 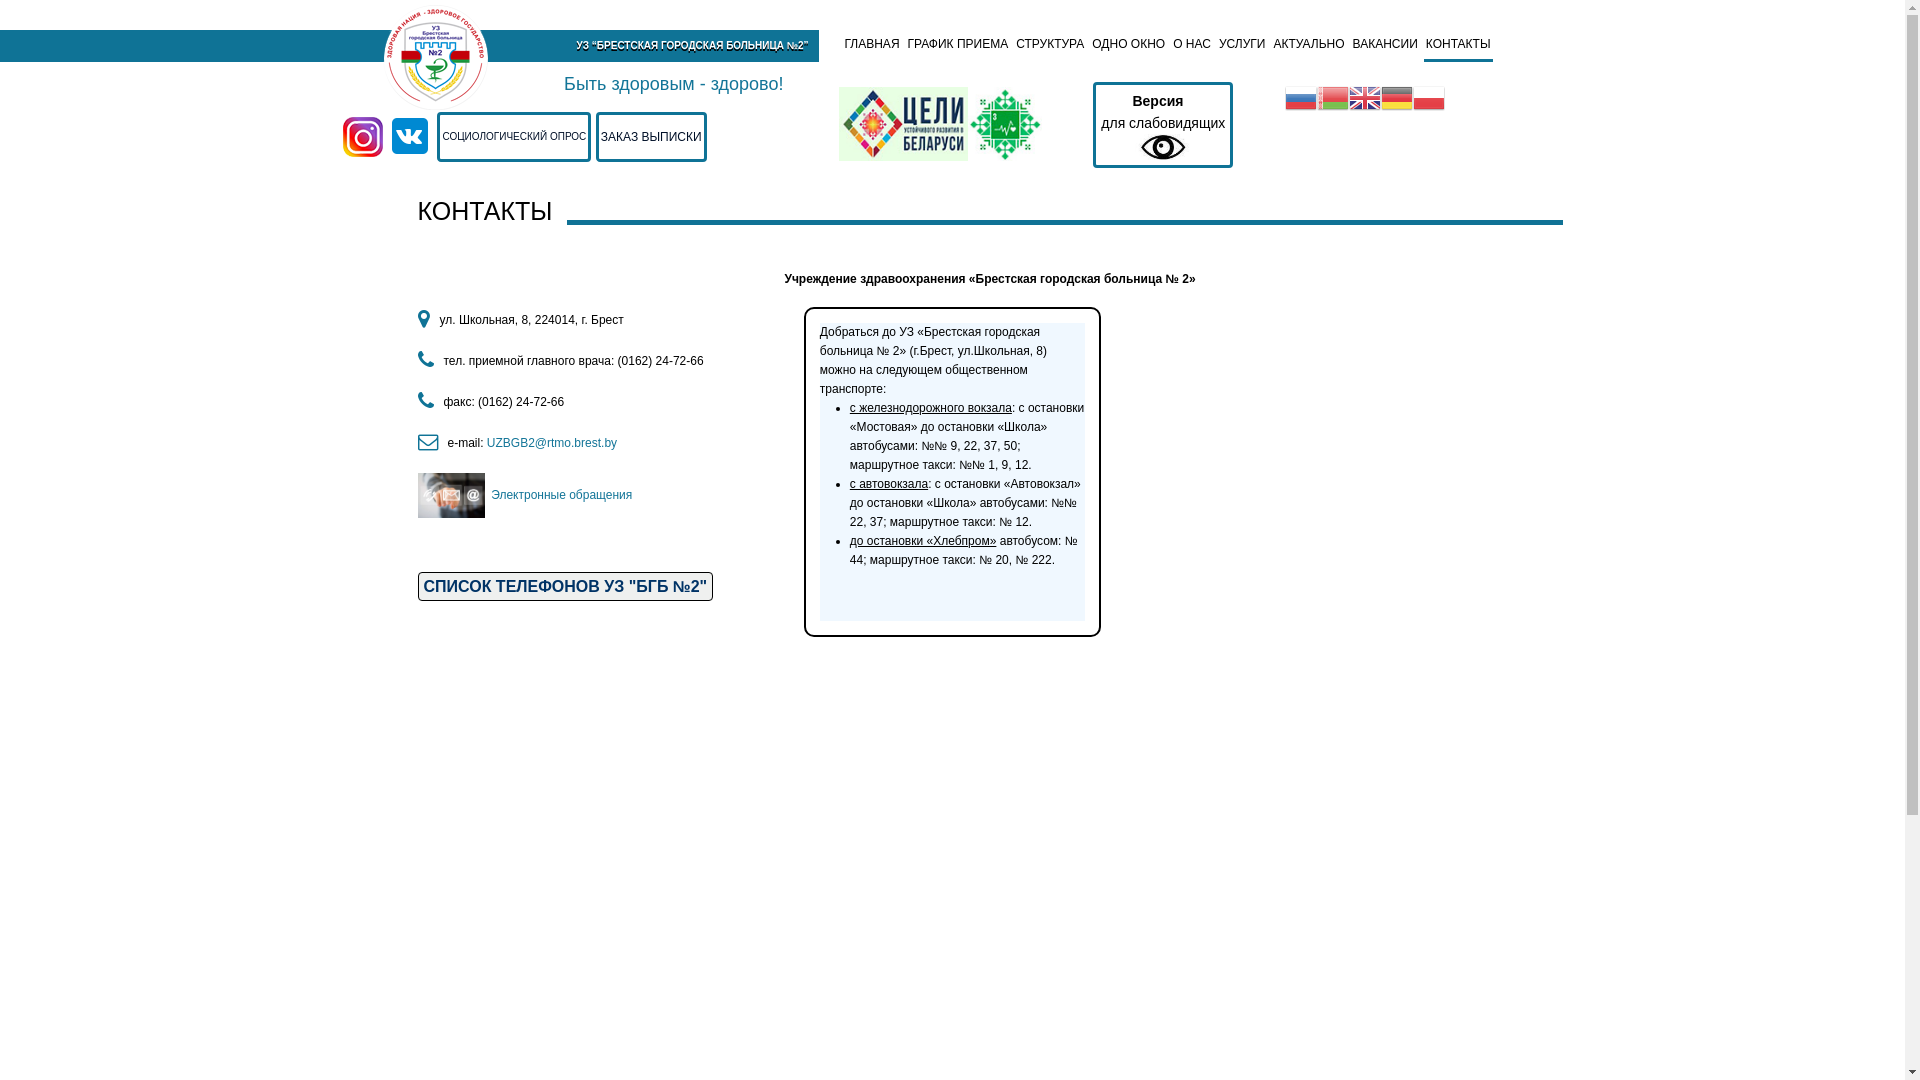 I want to click on 'German', so click(x=1380, y=96).